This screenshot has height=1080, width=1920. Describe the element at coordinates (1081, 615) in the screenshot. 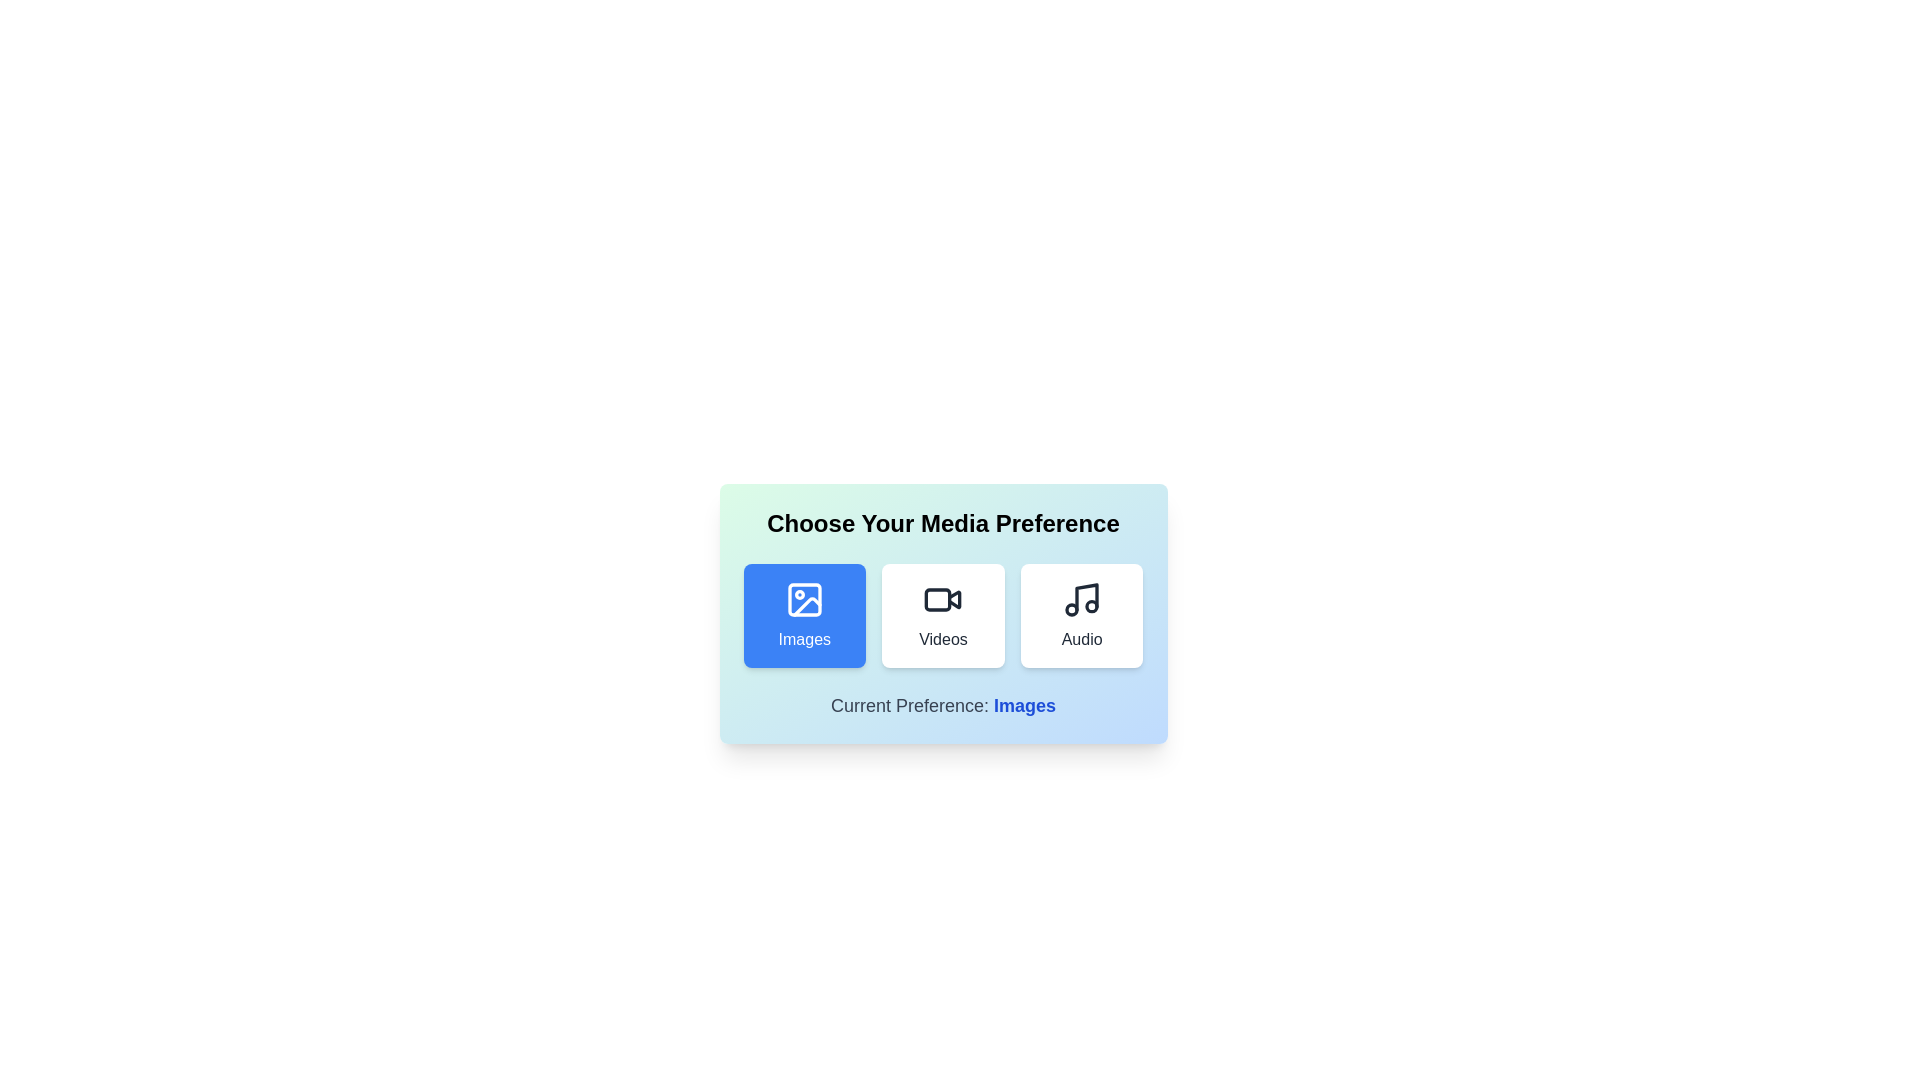

I see `the button corresponding to the media type Audio to inspect its icon` at that location.